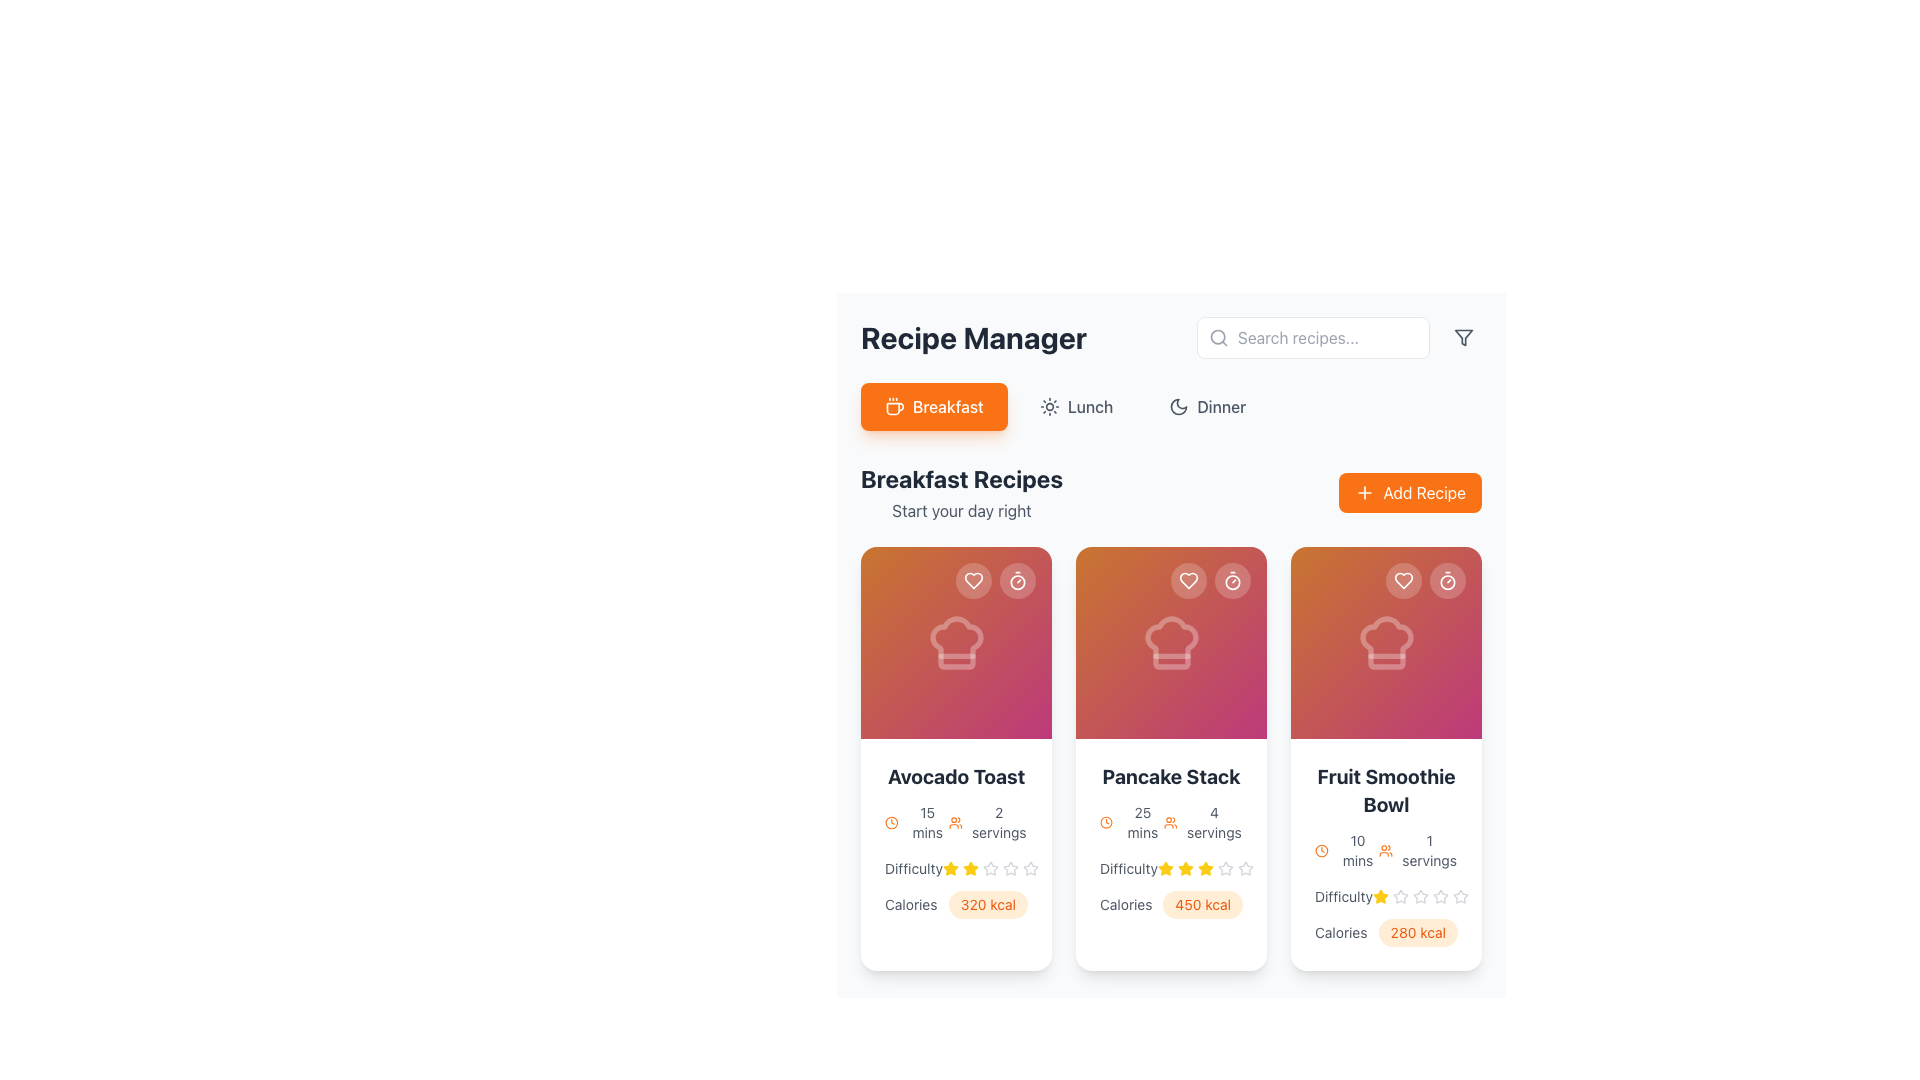 This screenshot has height=1080, width=1920. I want to click on the 'Dinner' tab in the tab navigation component to filter by dinner recipes, so click(1171, 406).